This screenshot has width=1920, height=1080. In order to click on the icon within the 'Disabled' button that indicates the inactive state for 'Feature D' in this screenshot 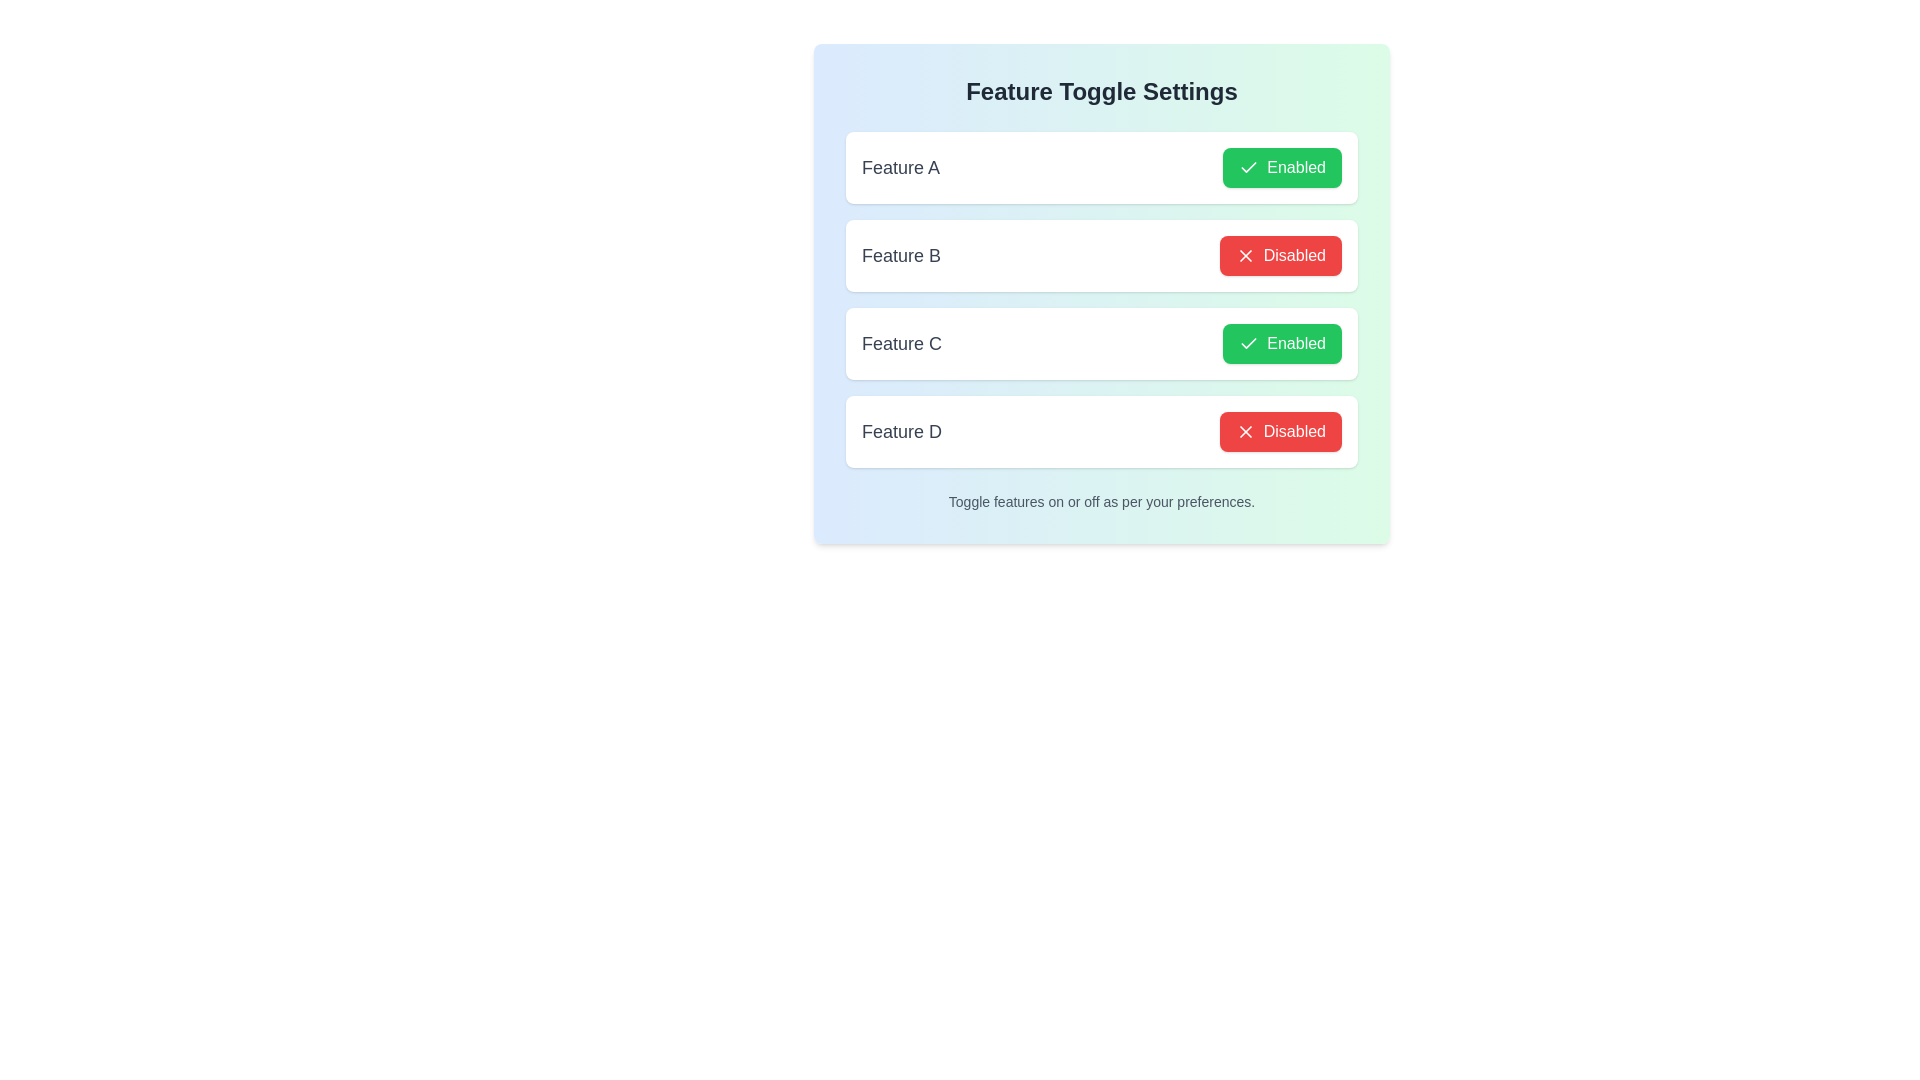, I will do `click(1244, 431)`.